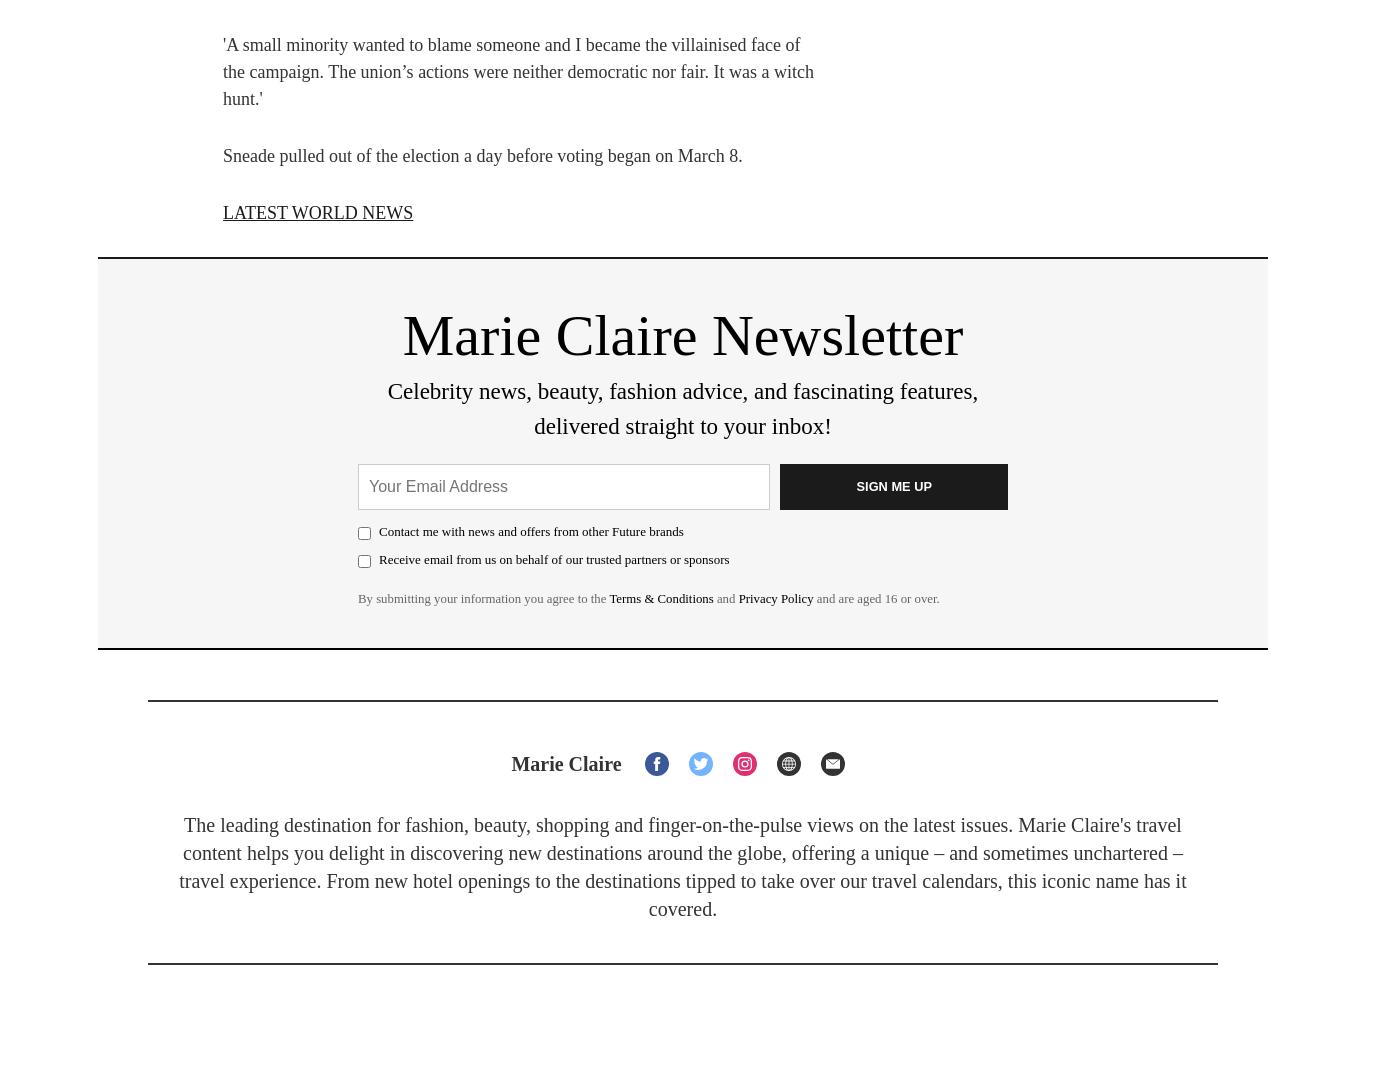 The image size is (1400, 1075). I want to click on 'Privacy Policy', so click(775, 597).